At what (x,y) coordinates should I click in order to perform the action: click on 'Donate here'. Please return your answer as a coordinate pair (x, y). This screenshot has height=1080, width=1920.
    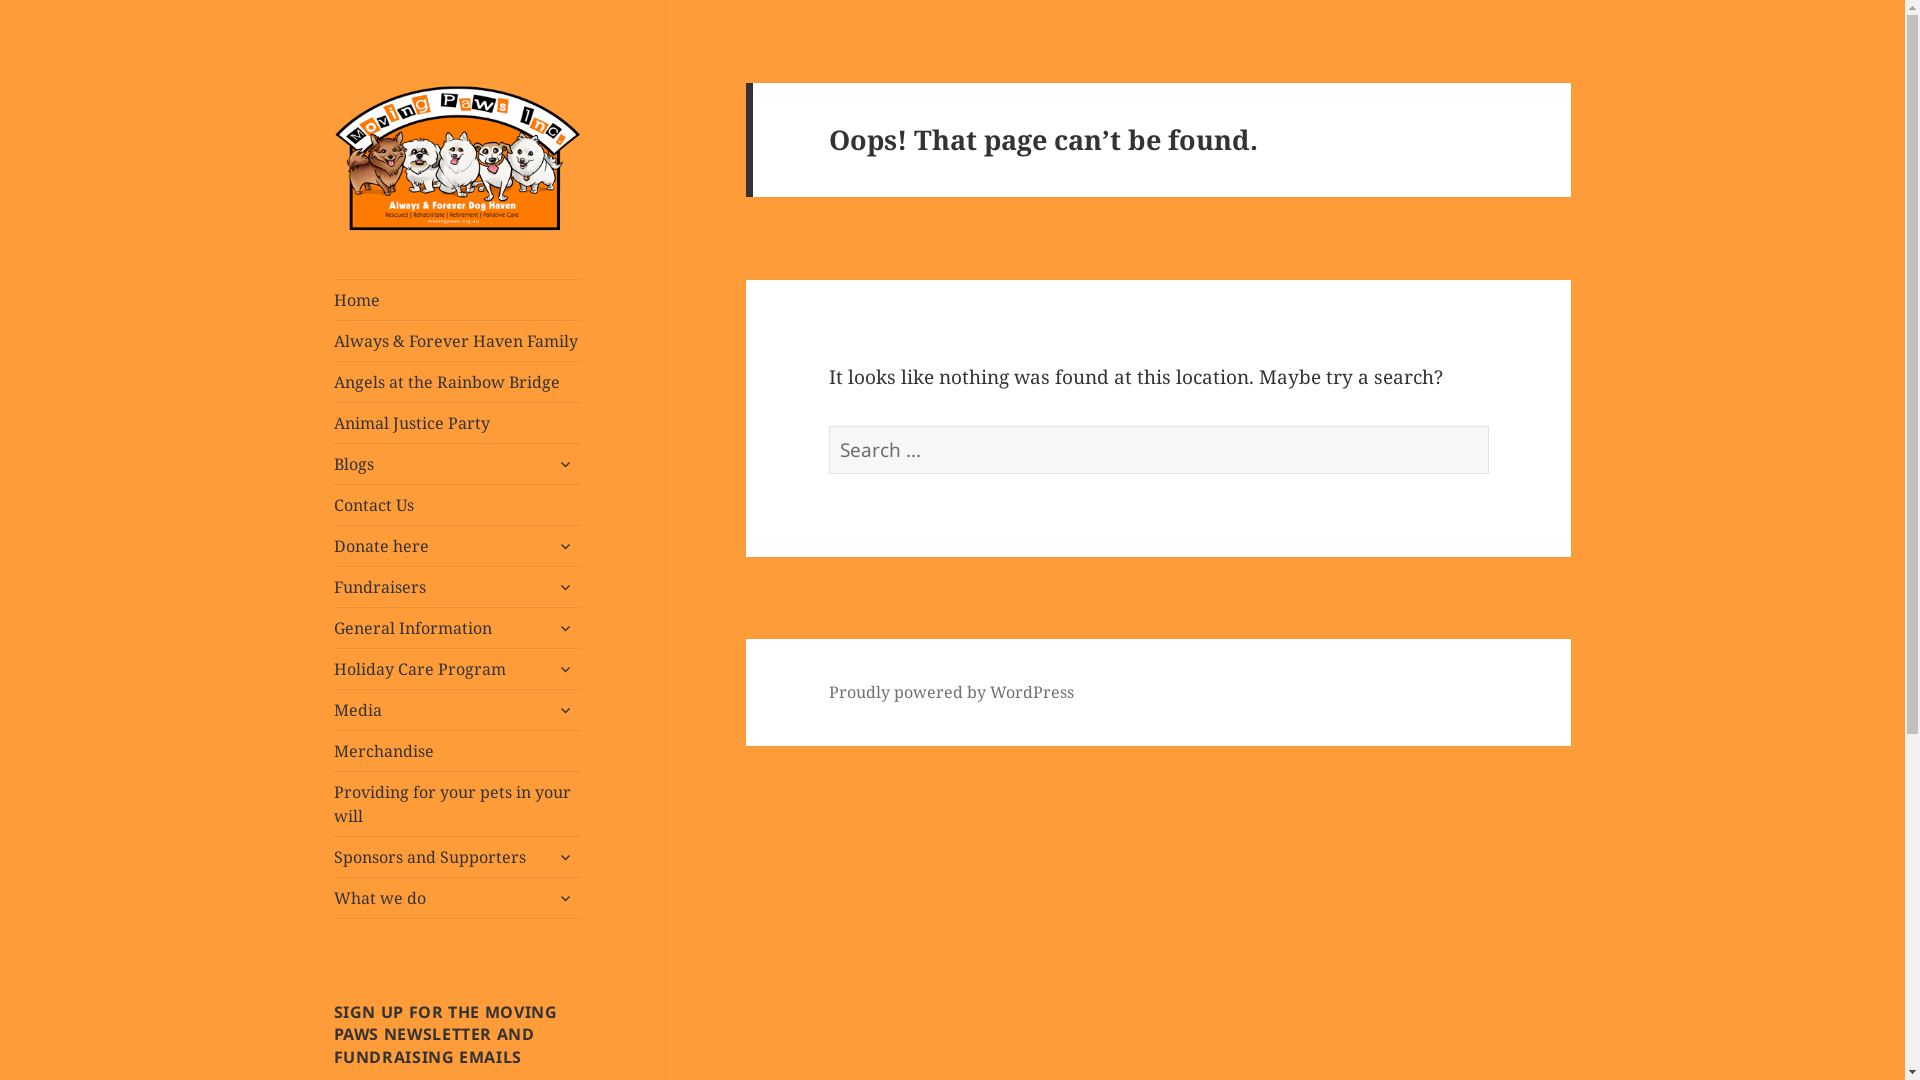
    Looking at the image, I should click on (456, 546).